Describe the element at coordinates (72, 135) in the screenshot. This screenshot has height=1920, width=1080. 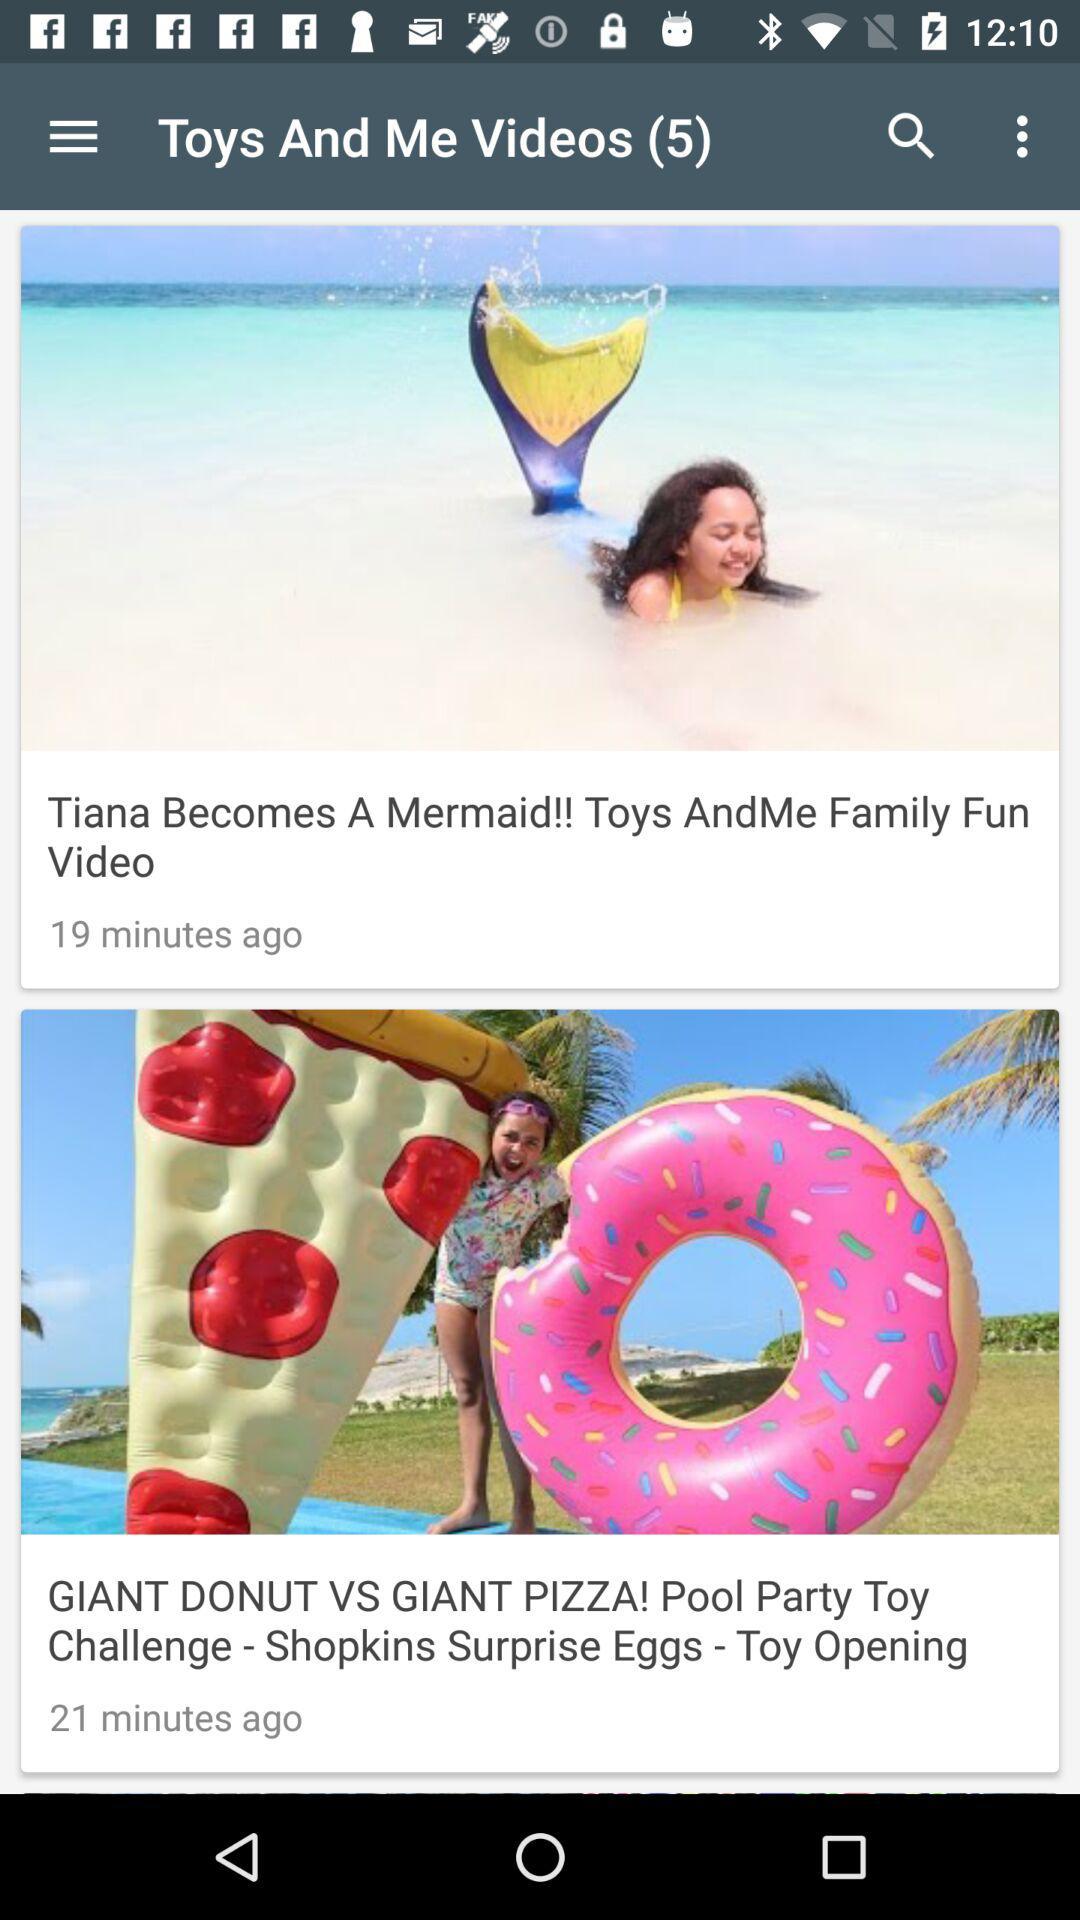
I see `icon at the top left corner` at that location.